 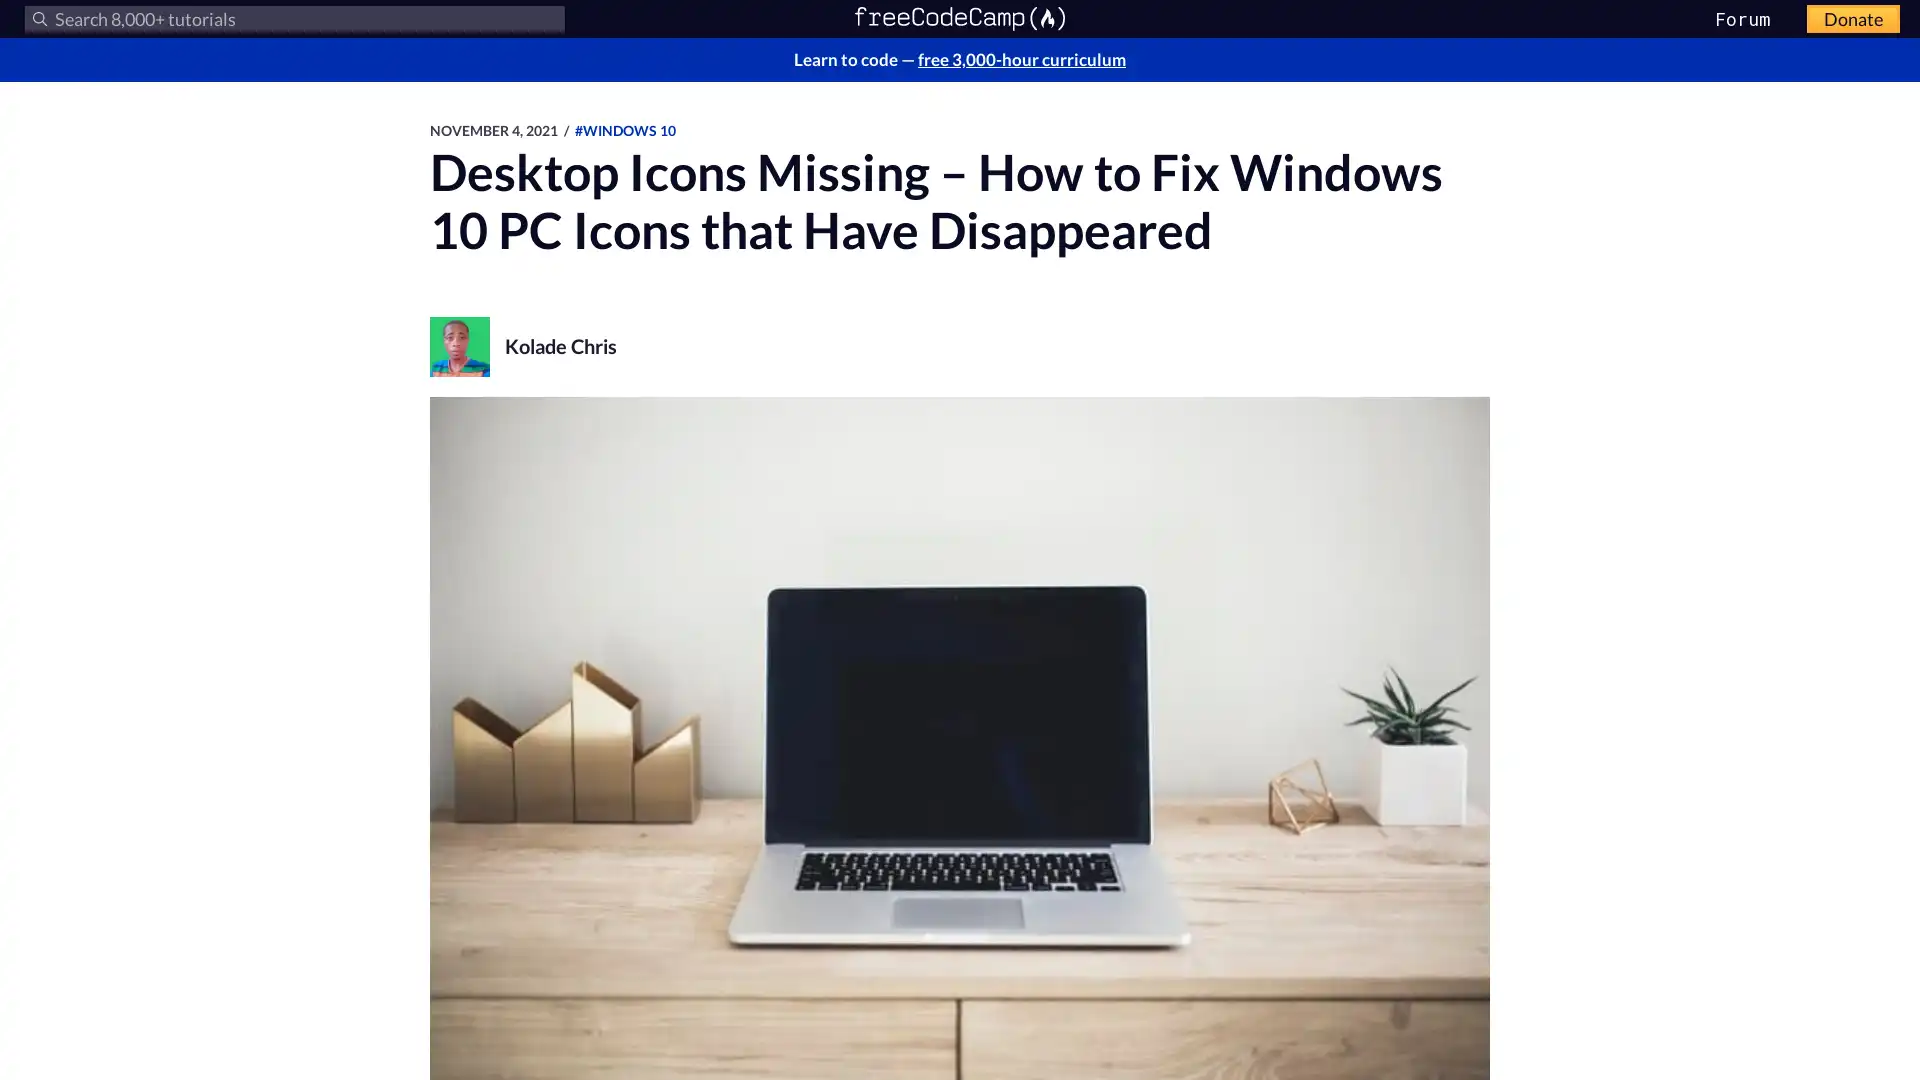 I want to click on Submit your search query, so click(x=39, y=19).